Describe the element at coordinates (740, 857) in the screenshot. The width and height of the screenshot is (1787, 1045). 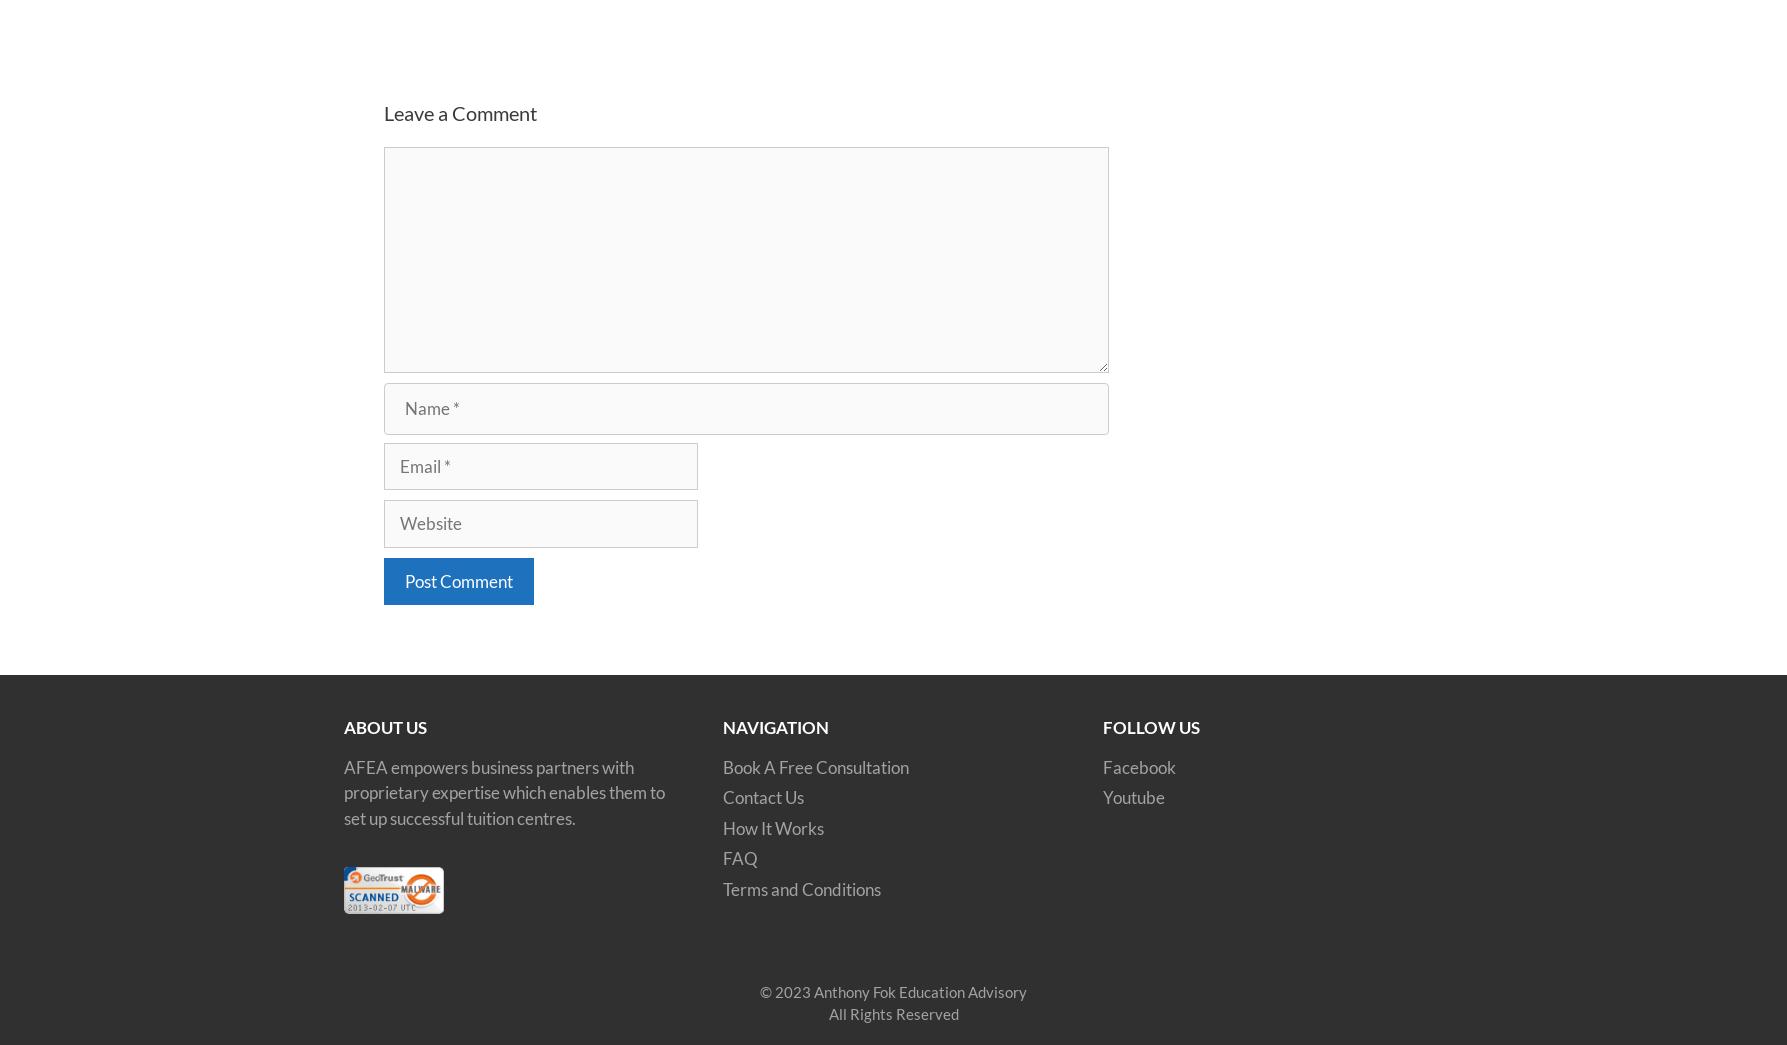
I see `'FAQ'` at that location.